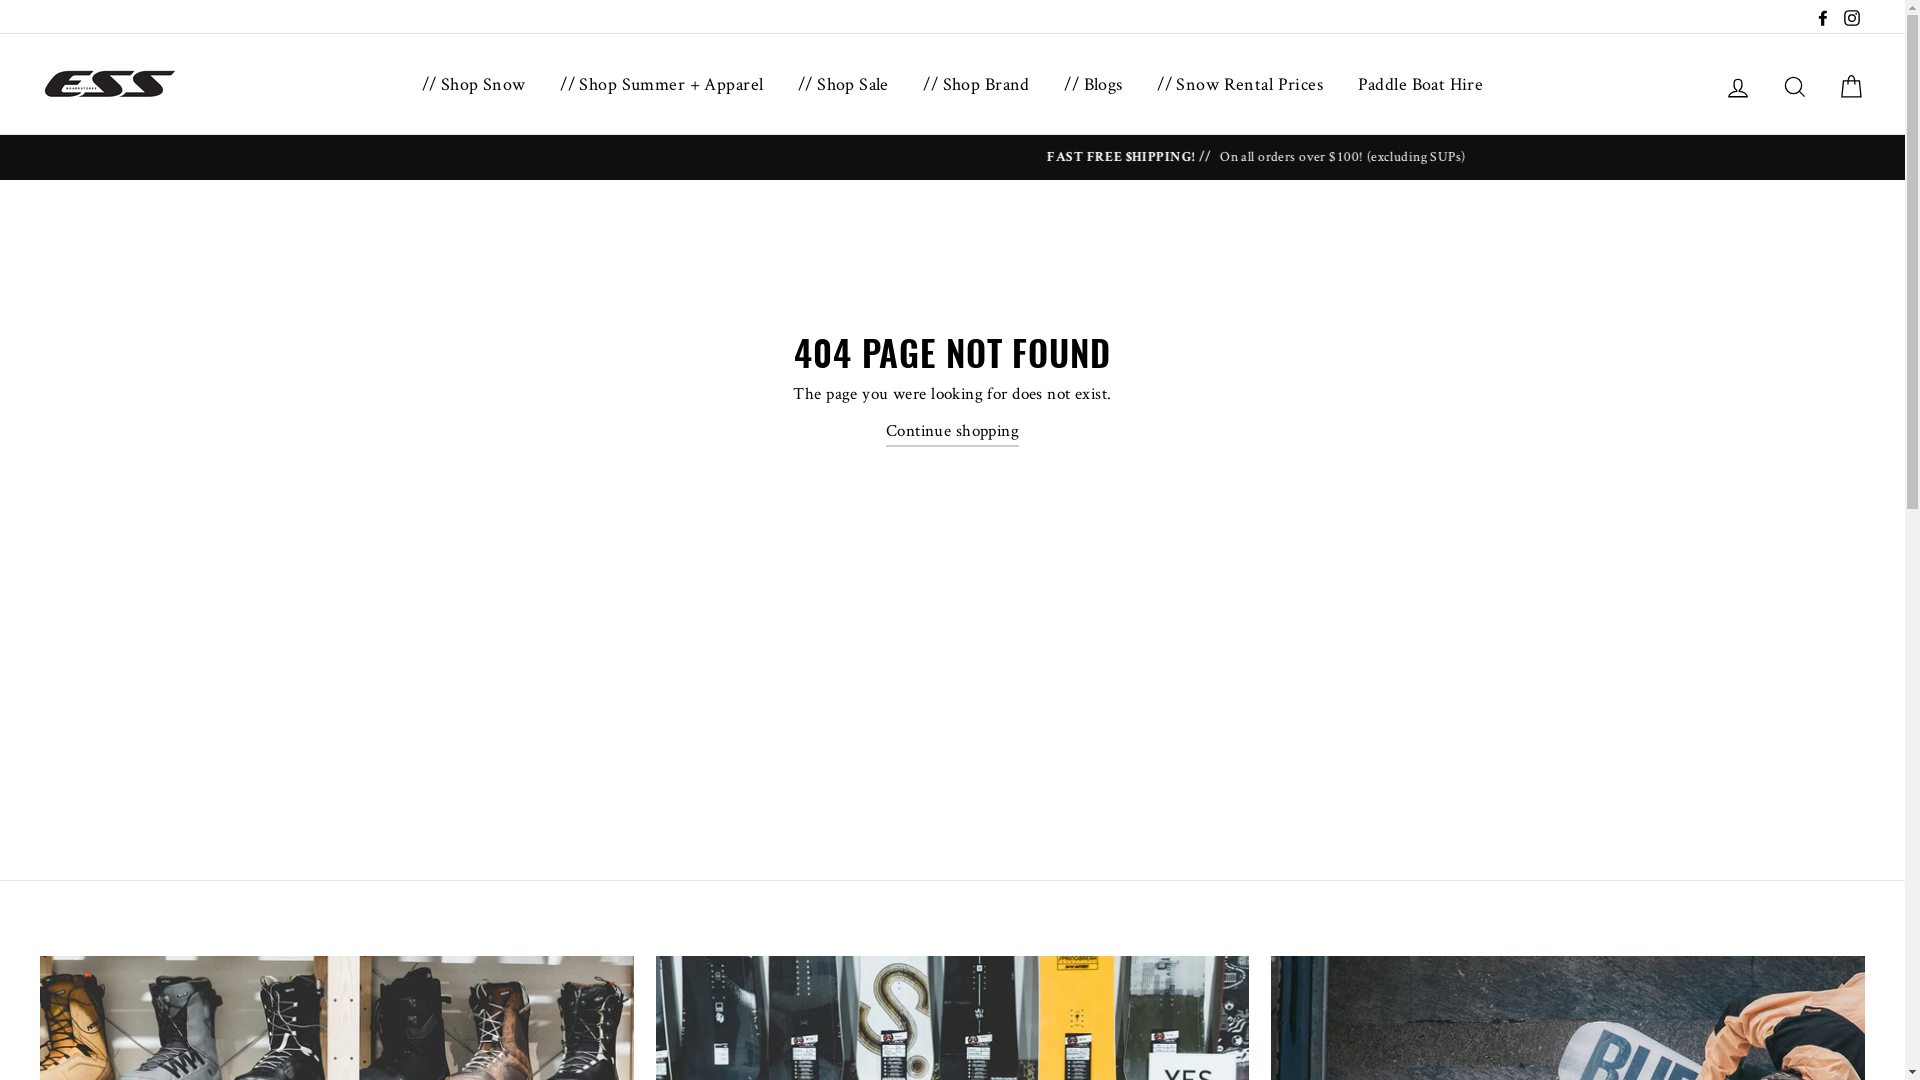  Describe the element at coordinates (843, 83) in the screenshot. I see `'// Shop Sale'` at that location.